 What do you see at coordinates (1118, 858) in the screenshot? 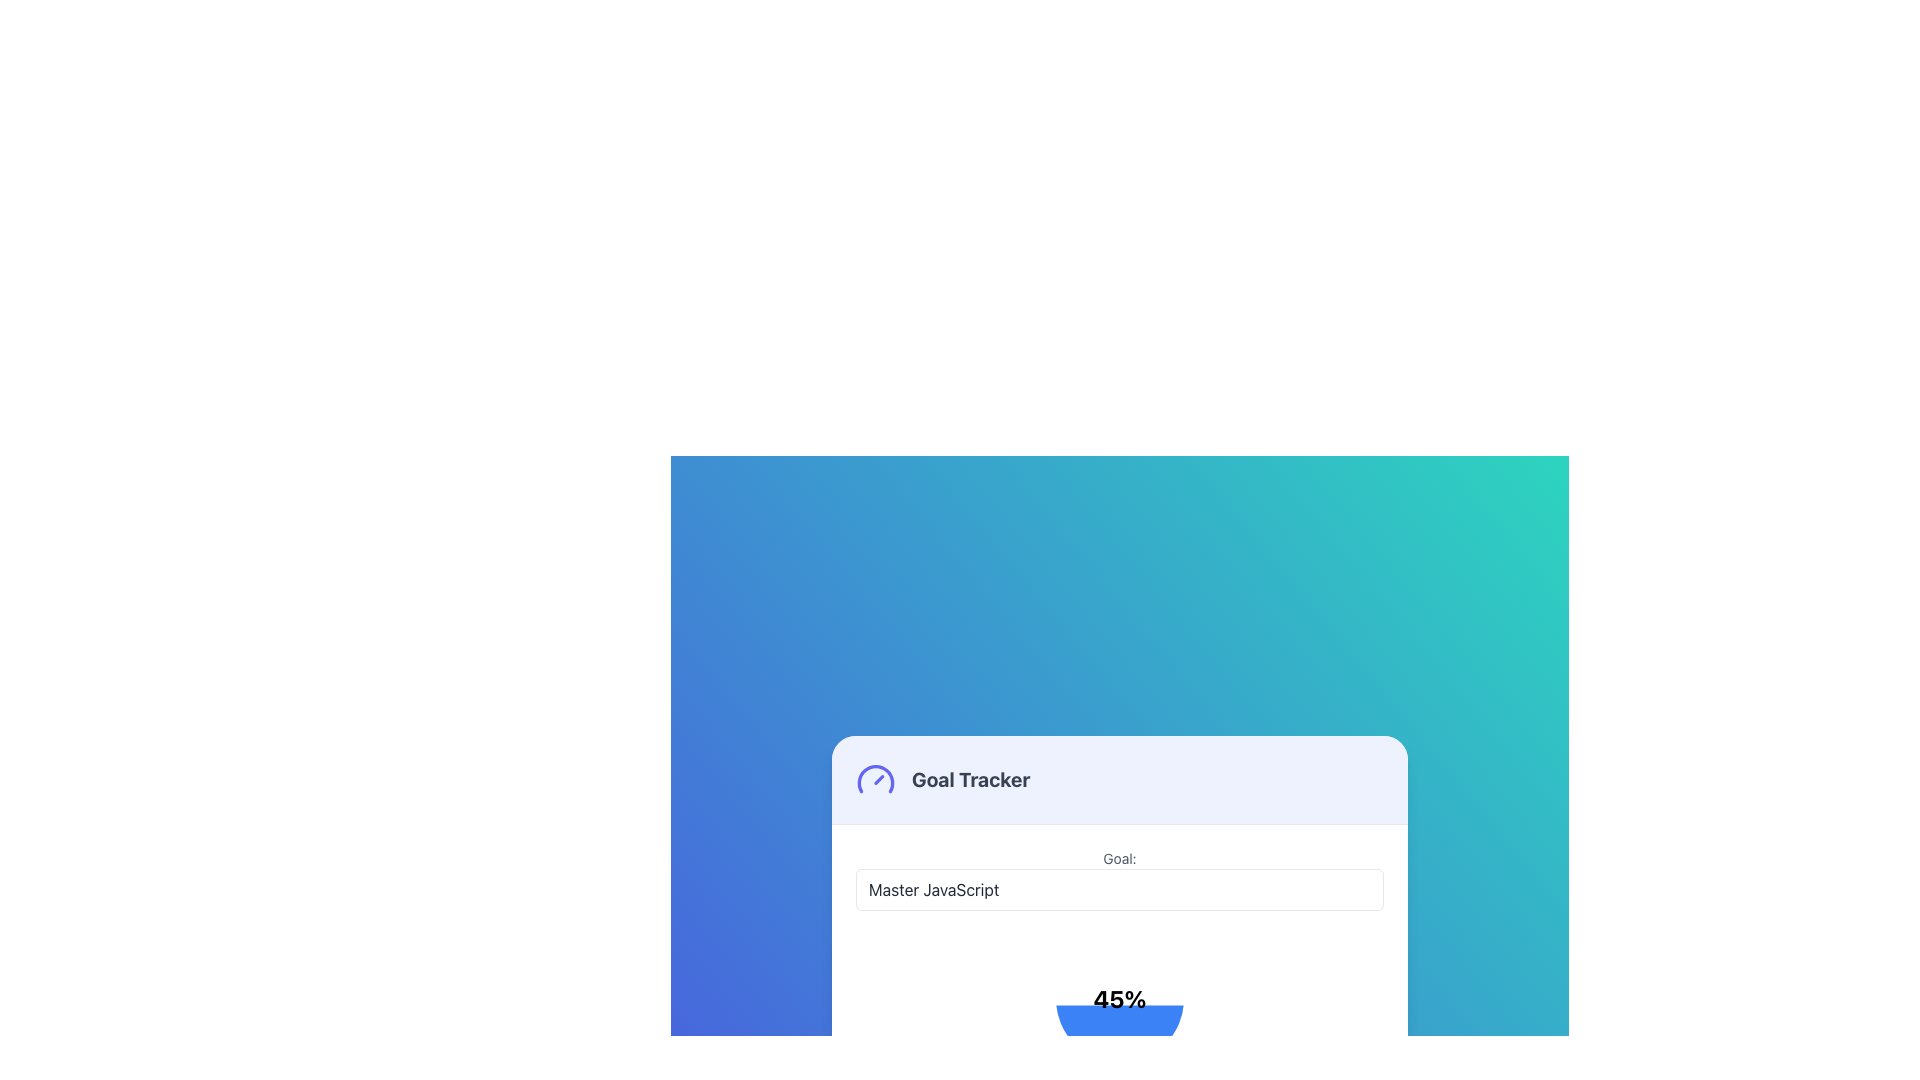
I see `the text label displaying 'Goal:' styled in light gray at the top of its section` at bounding box center [1118, 858].